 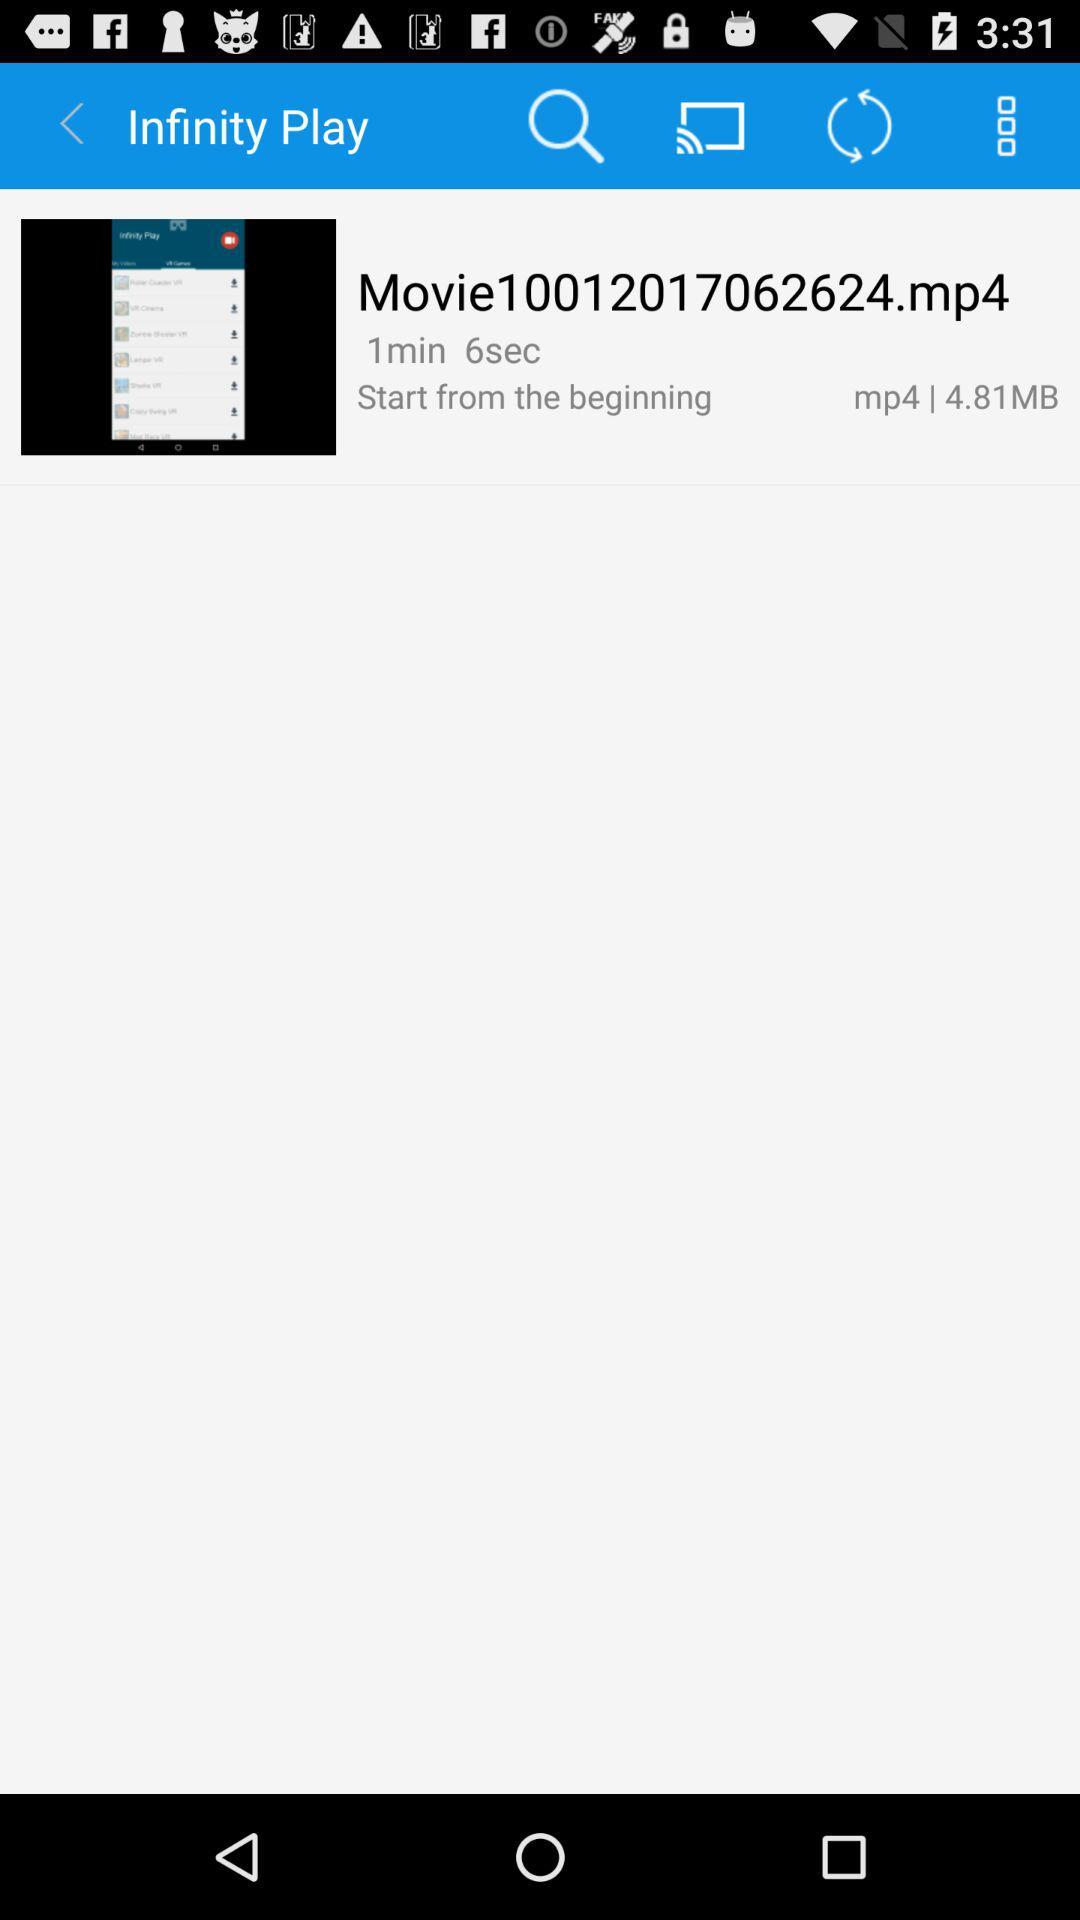 What do you see at coordinates (447, 349) in the screenshot?
I see `the icon below the movie10012017062624.mp4 app` at bounding box center [447, 349].